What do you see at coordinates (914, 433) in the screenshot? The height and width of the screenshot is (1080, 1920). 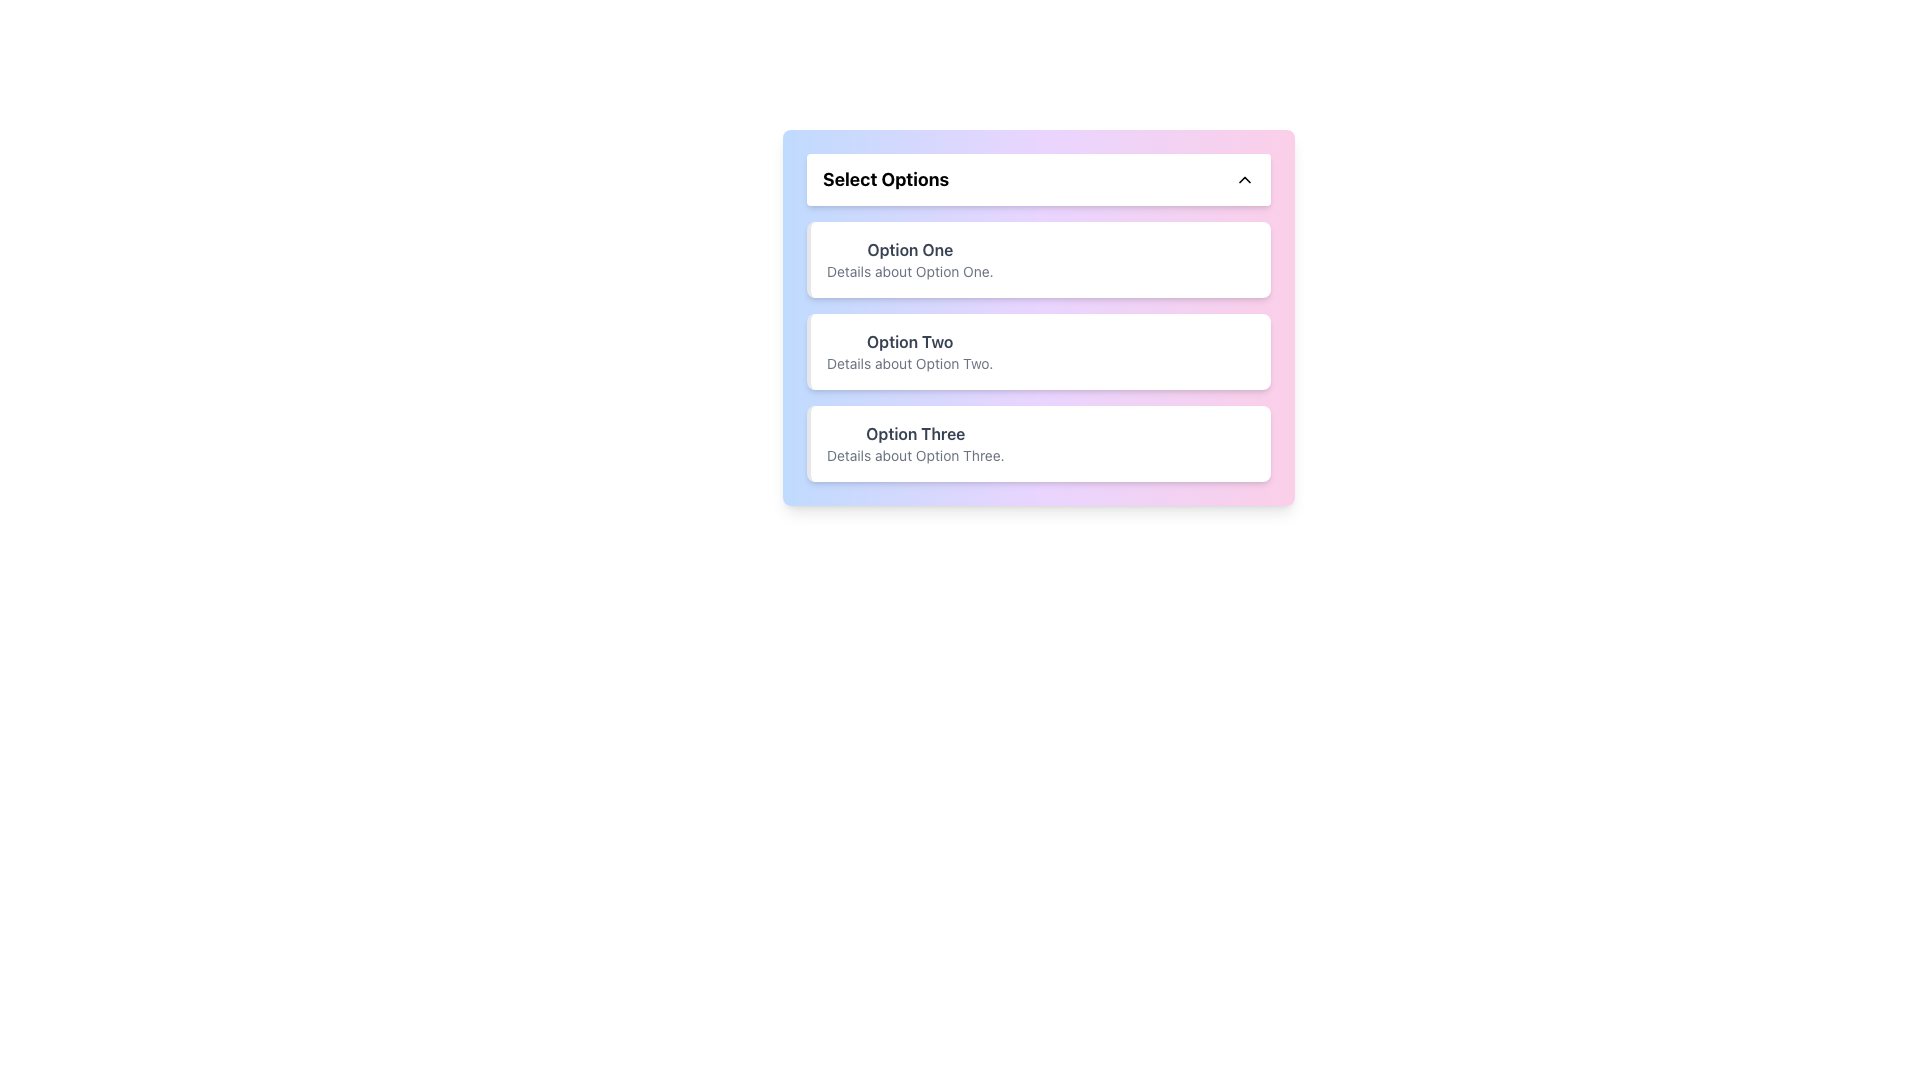 I see `the 'Option Three' text label, which is styled with bold dark gray text and located at the bottom of the third item in a vertical list of options` at bounding box center [914, 433].